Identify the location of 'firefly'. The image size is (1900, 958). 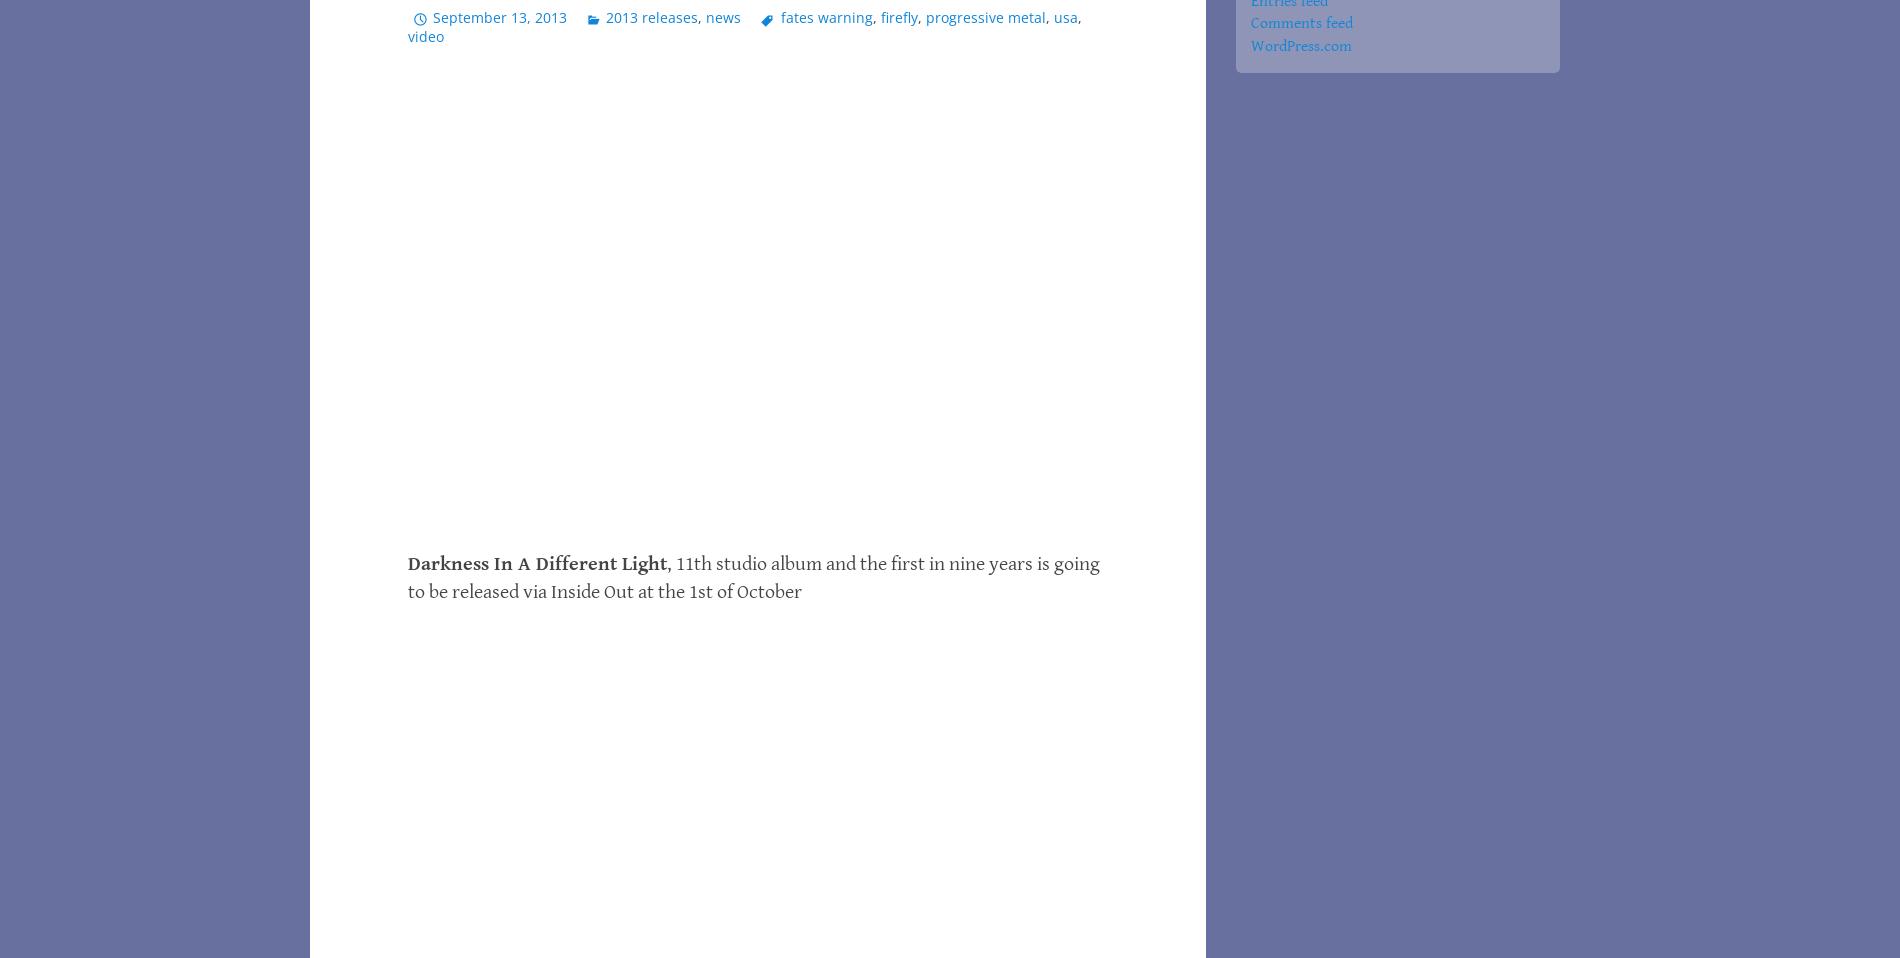
(879, 15).